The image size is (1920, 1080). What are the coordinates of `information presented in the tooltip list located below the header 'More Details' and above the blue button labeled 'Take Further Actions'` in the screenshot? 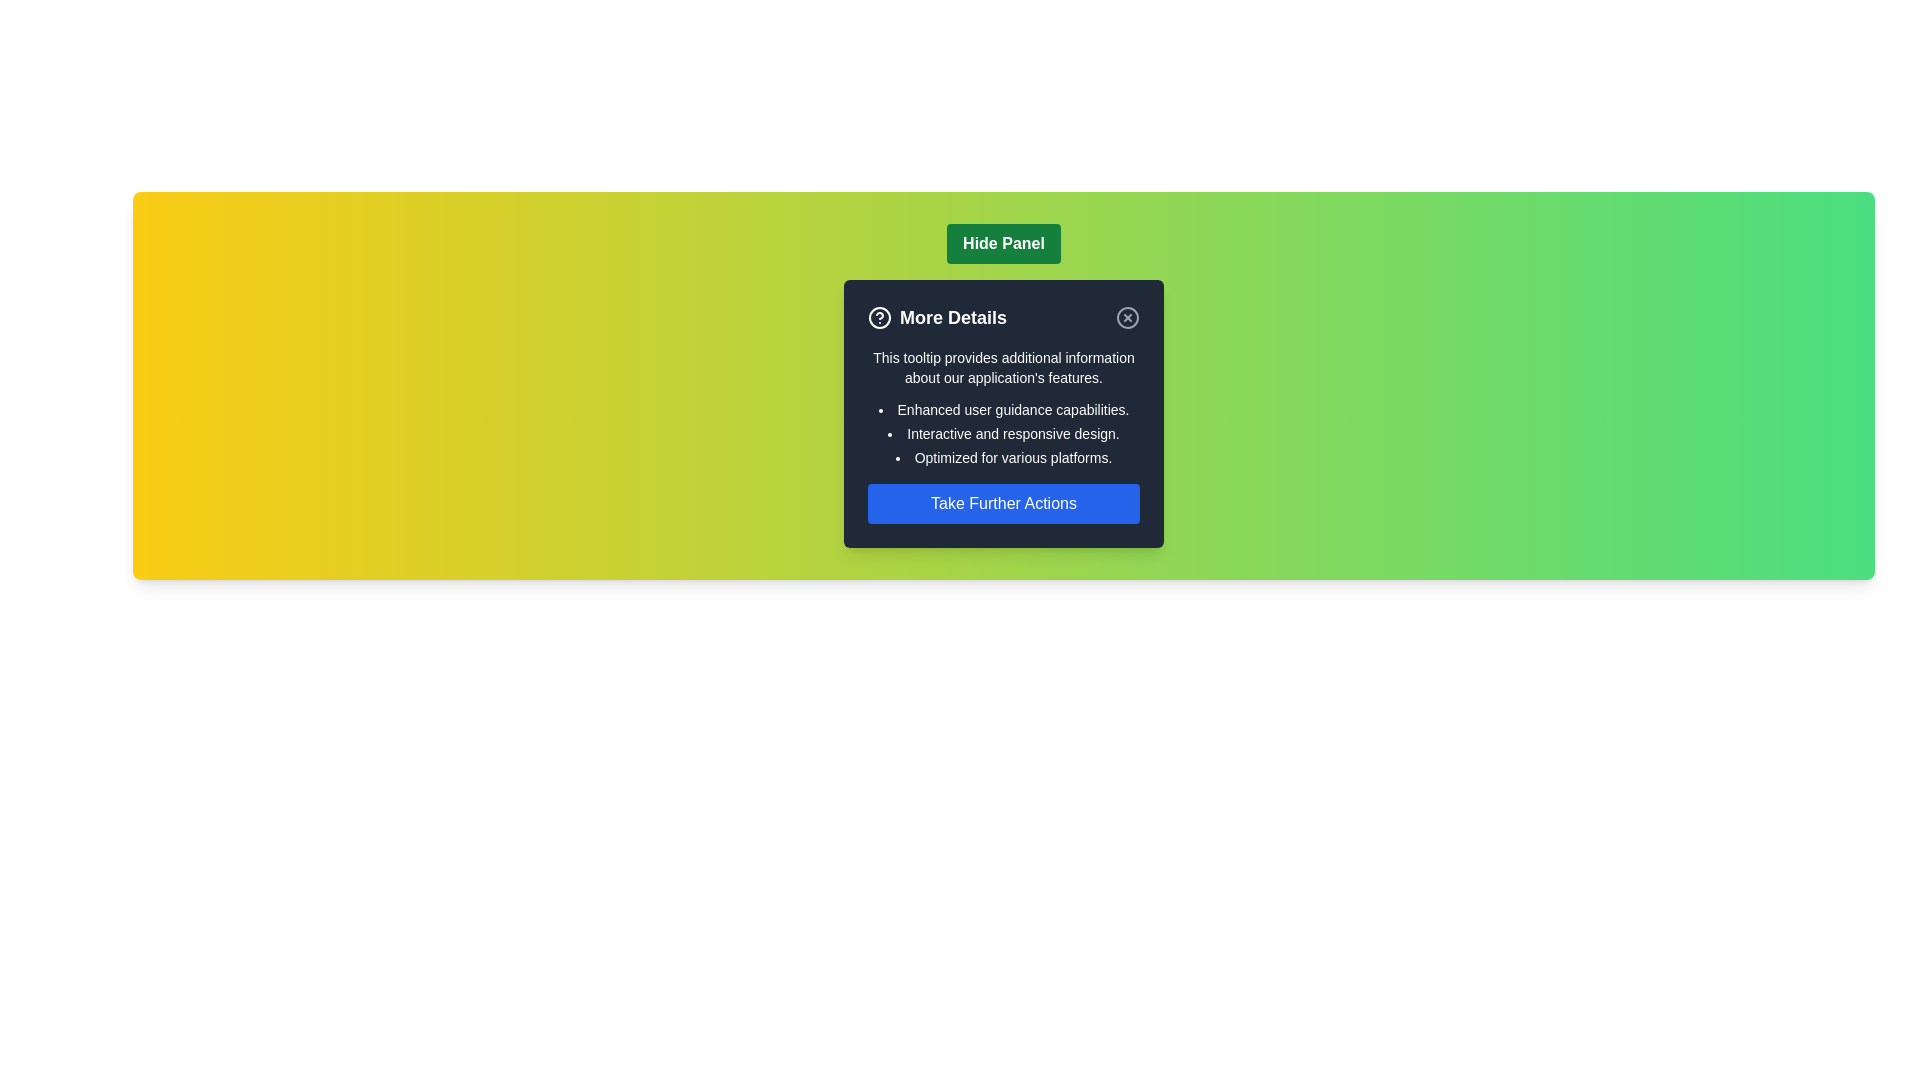 It's located at (1003, 433).